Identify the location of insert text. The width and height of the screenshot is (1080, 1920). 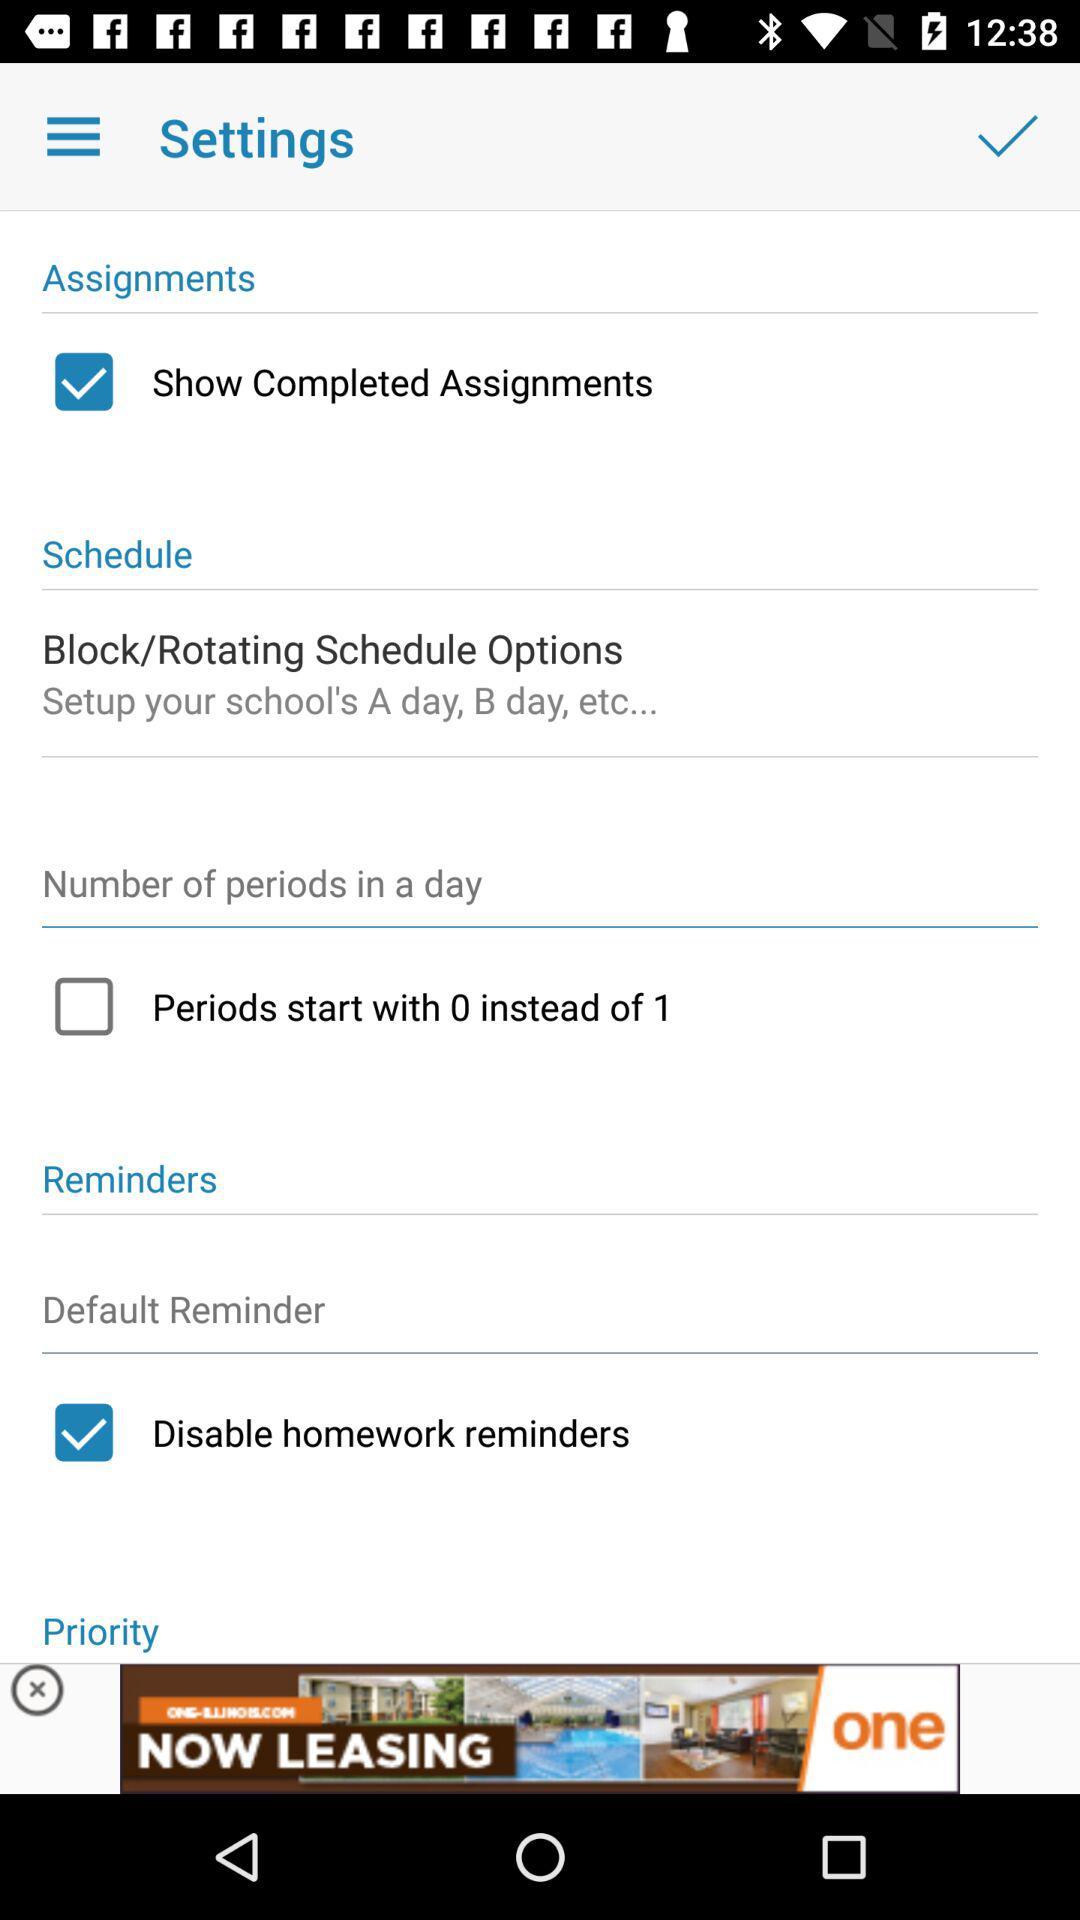
(540, 1318).